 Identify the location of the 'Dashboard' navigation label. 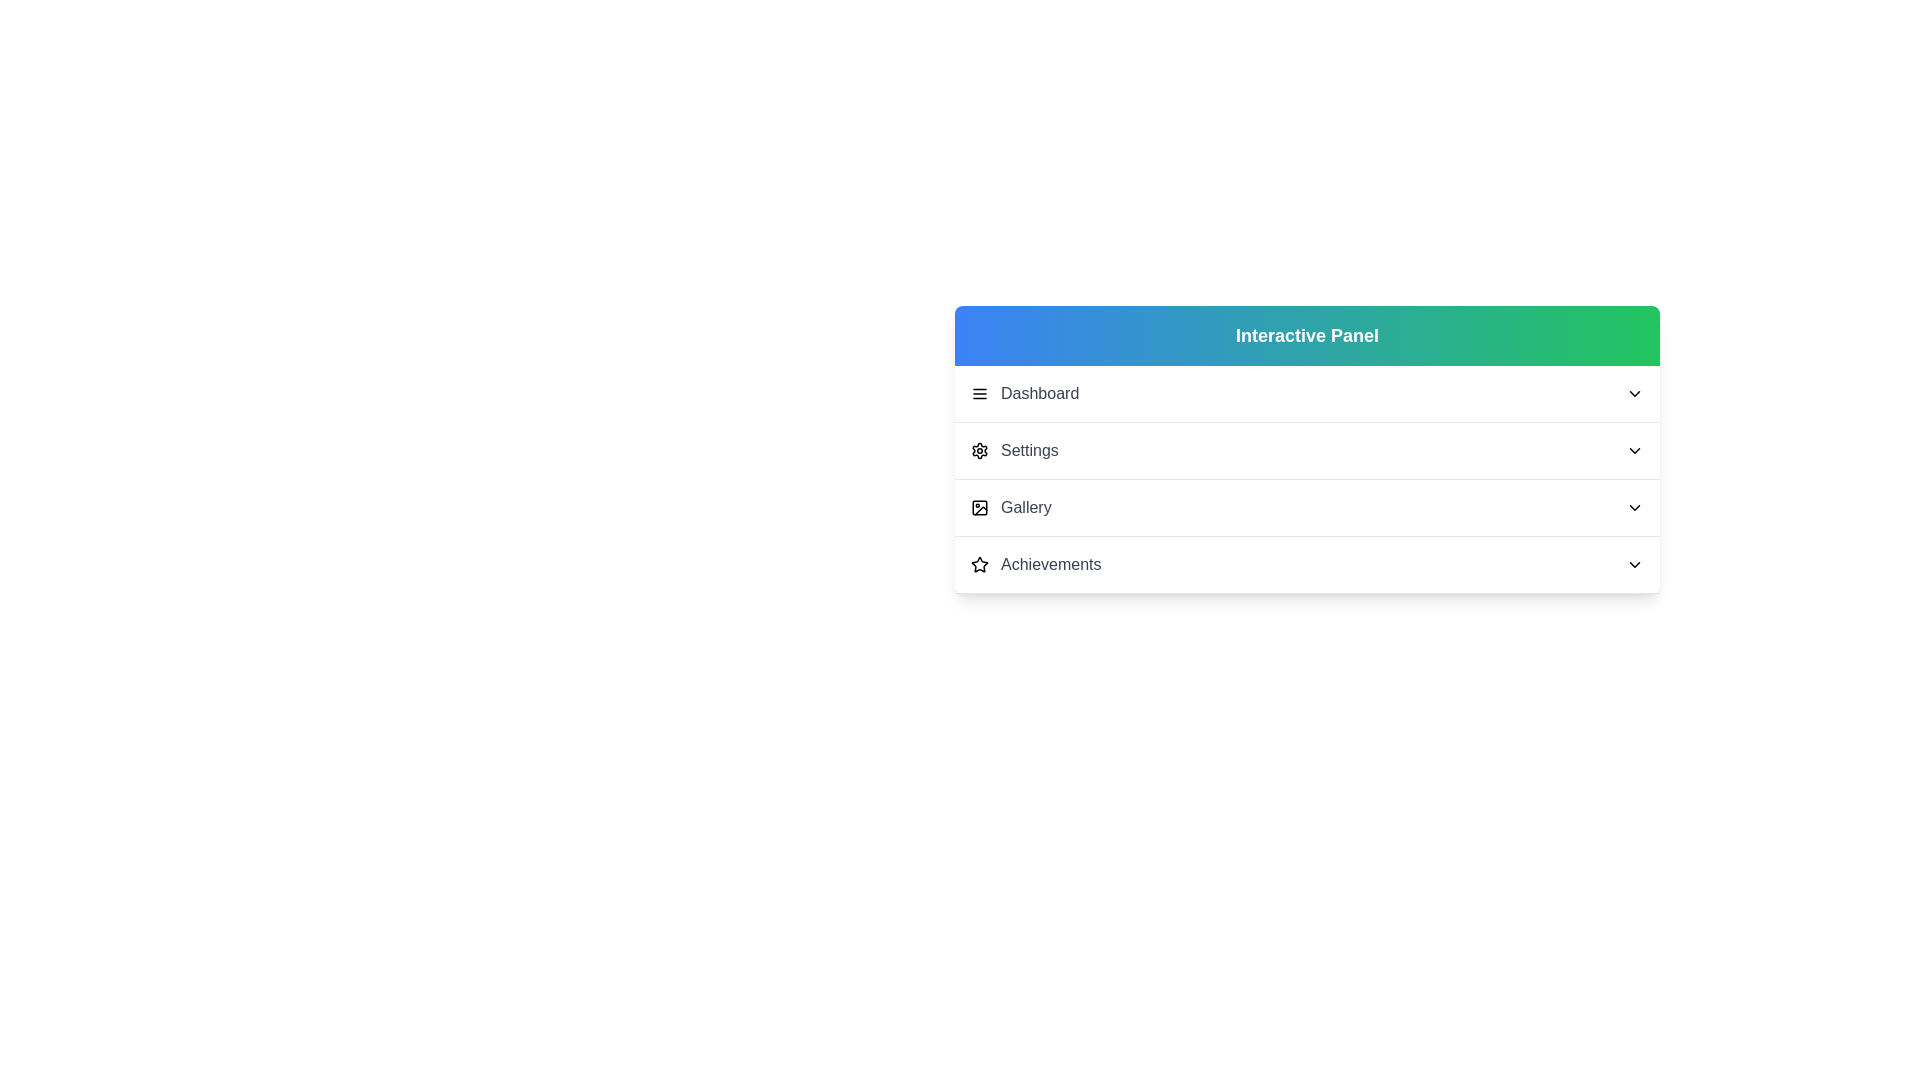
(1040, 393).